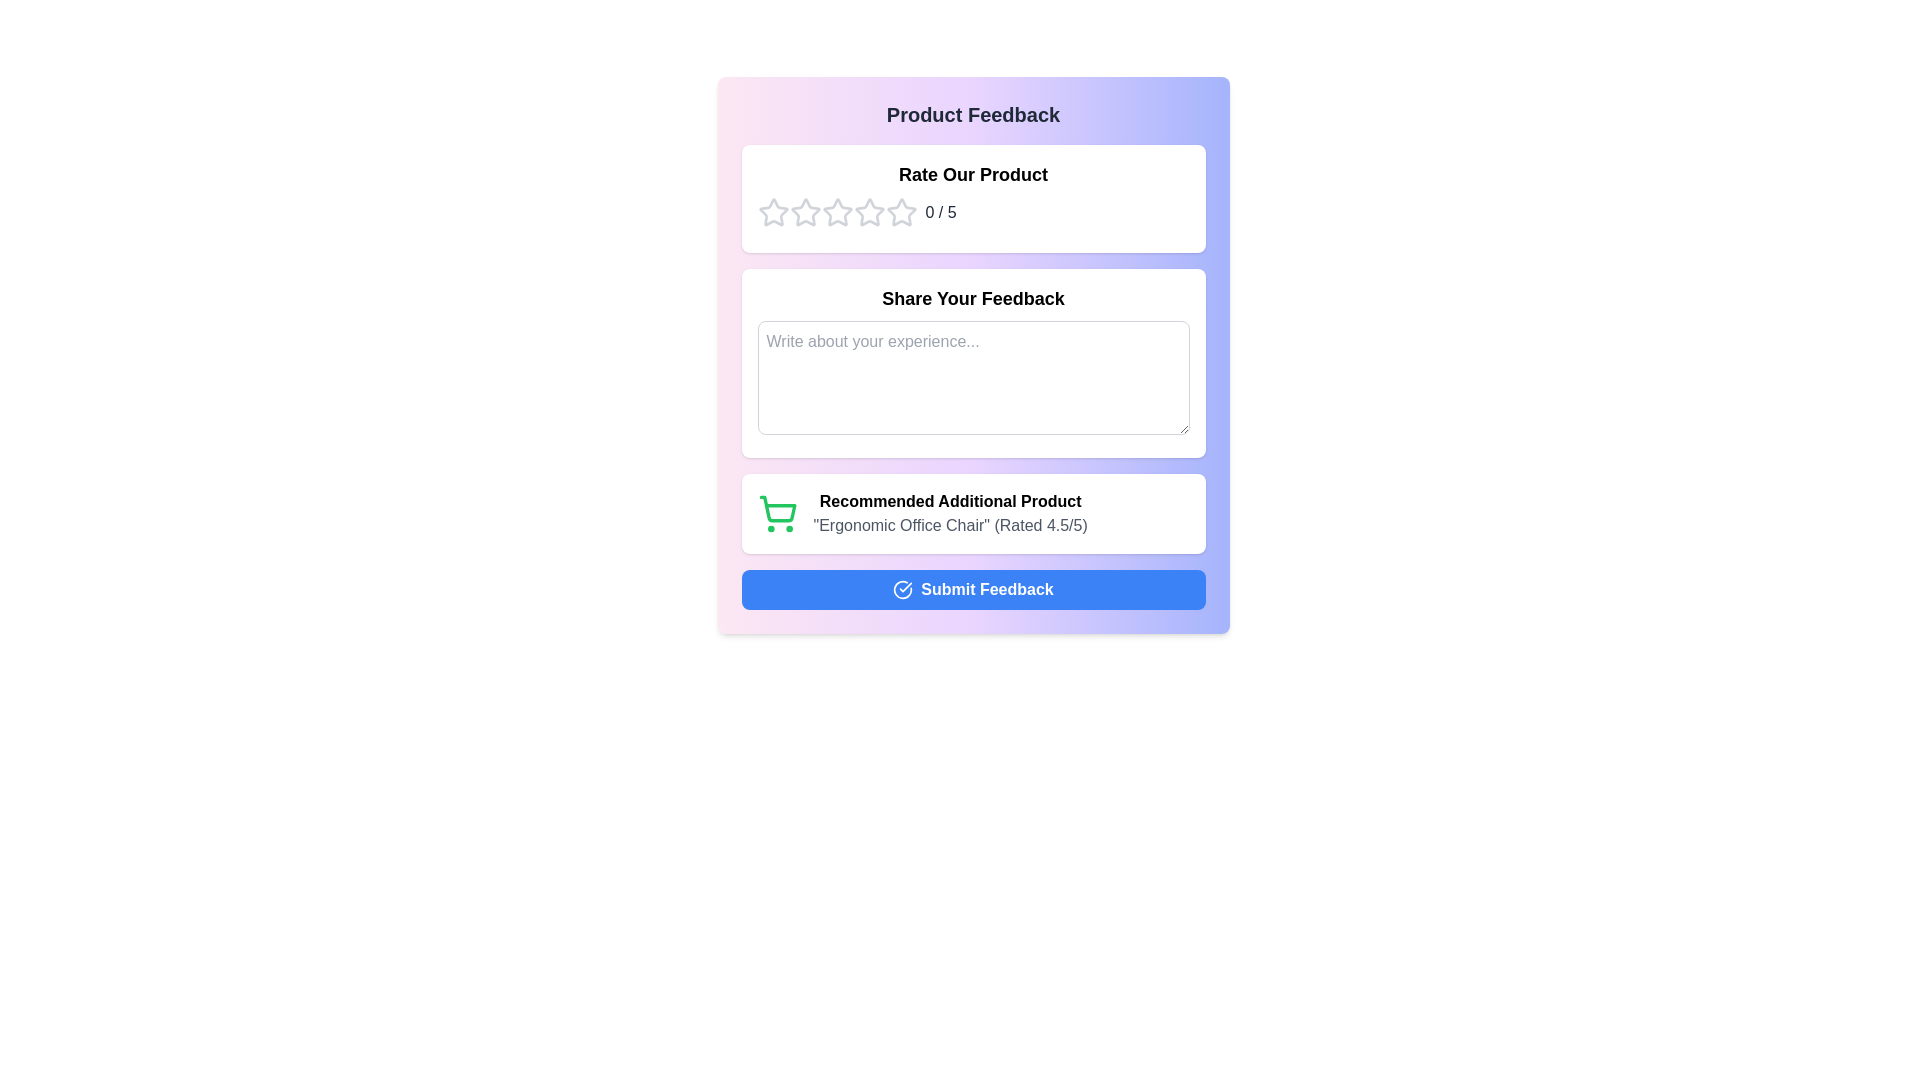 Image resolution: width=1920 pixels, height=1080 pixels. What do you see at coordinates (837, 212) in the screenshot?
I see `the fourth star in the interactive rating icon row within the 'Rate Our Product' section of the modal` at bounding box center [837, 212].